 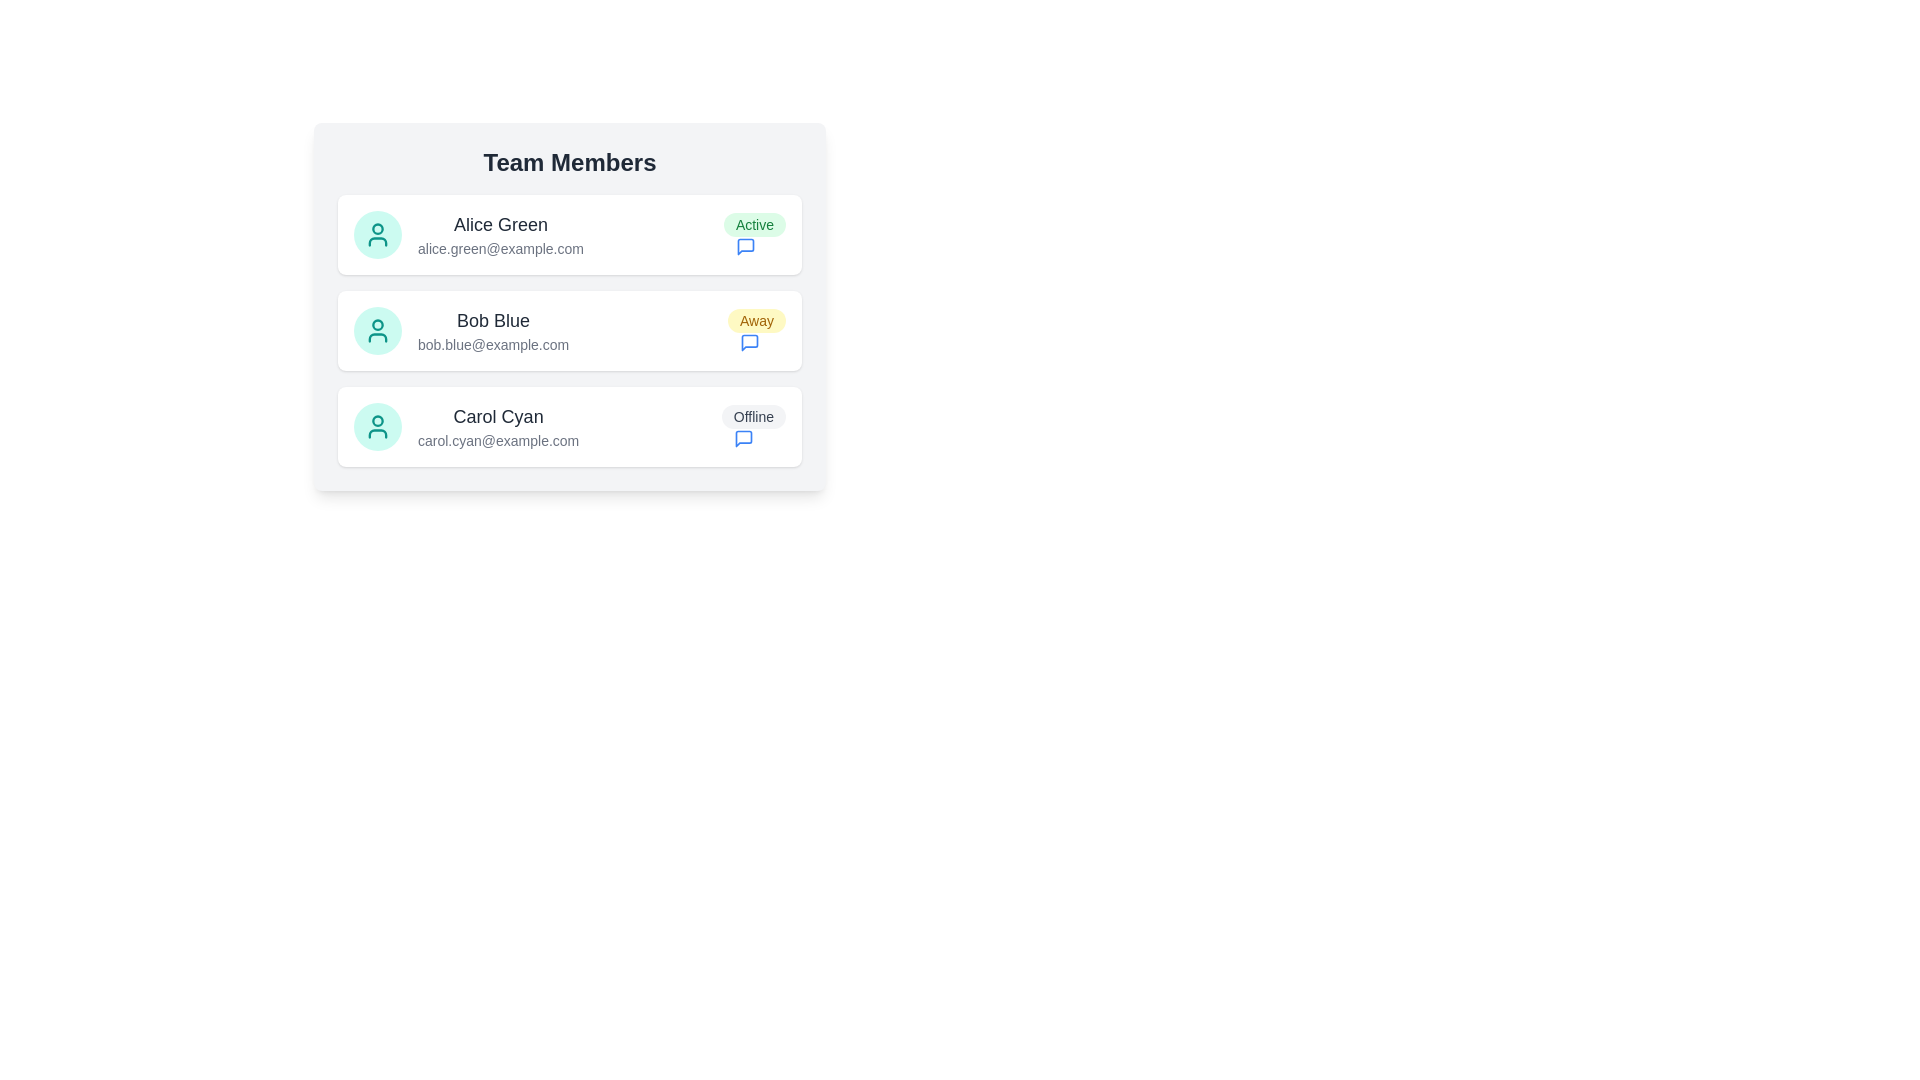 What do you see at coordinates (378, 426) in the screenshot?
I see `the circular icon with a teal background featuring a user figure outline, located at the leftmost edge of the row containing 'Carol Cyan' and 'carol.cyan@example.com' in the 'Team Members' section` at bounding box center [378, 426].